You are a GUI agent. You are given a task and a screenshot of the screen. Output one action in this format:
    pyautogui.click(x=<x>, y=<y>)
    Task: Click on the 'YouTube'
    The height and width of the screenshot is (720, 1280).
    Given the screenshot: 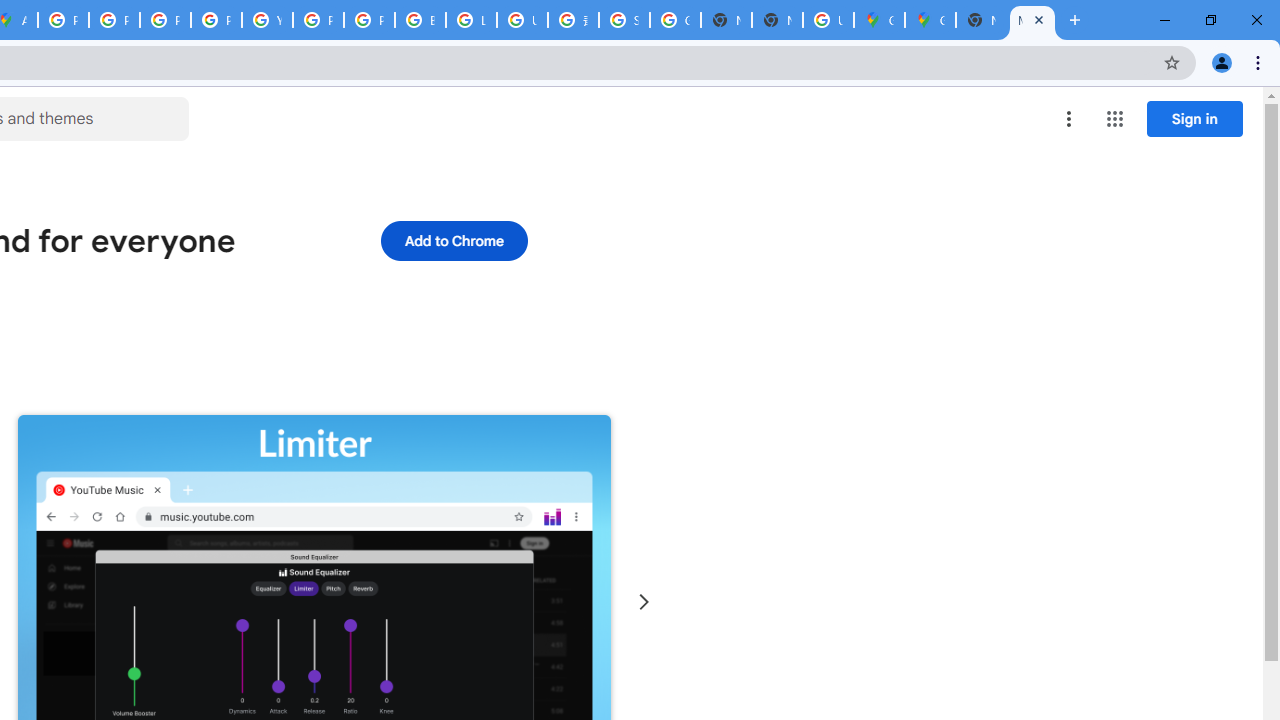 What is the action you would take?
    pyautogui.click(x=266, y=20)
    